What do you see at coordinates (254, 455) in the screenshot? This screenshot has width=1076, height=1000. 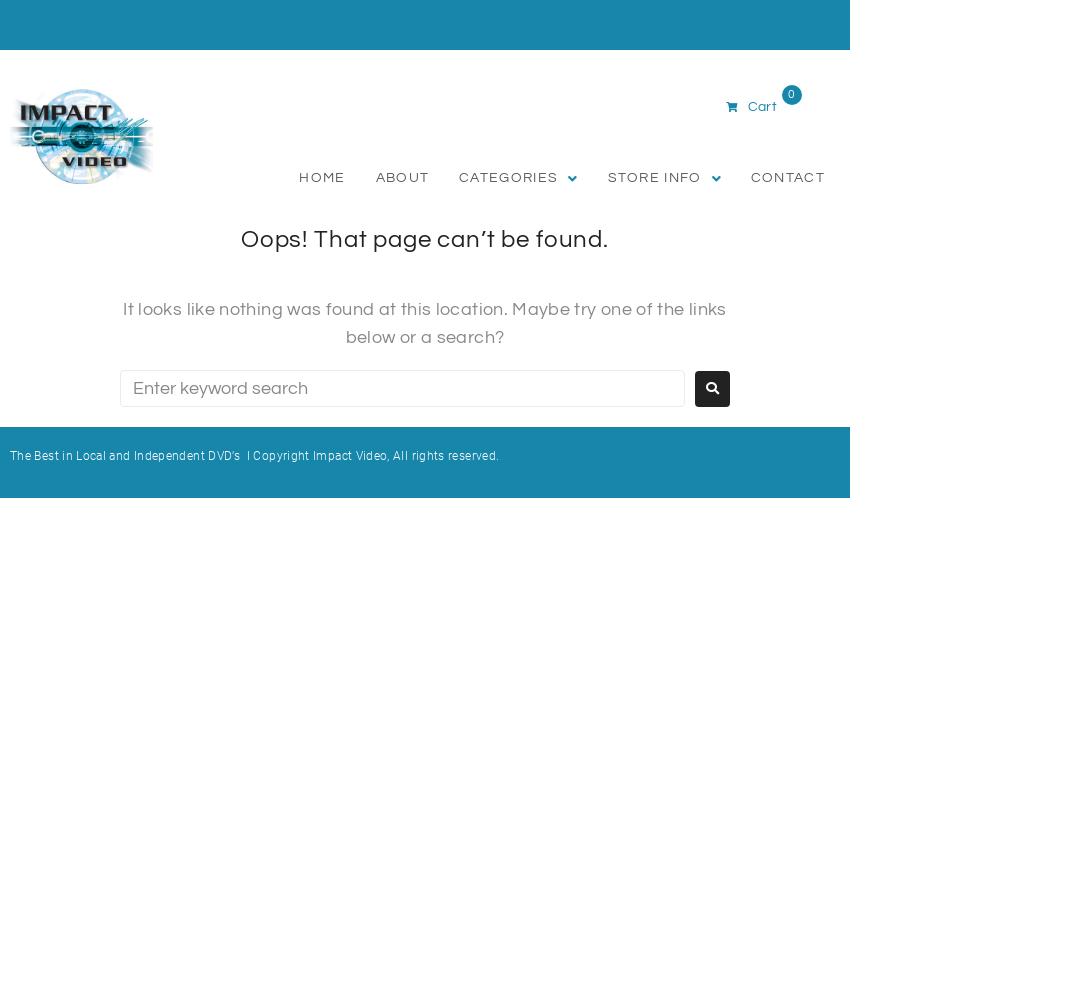 I see `'The Best in Local and Independent DVD’s  I Copyright Impact Video, All rights reserved.'` at bounding box center [254, 455].